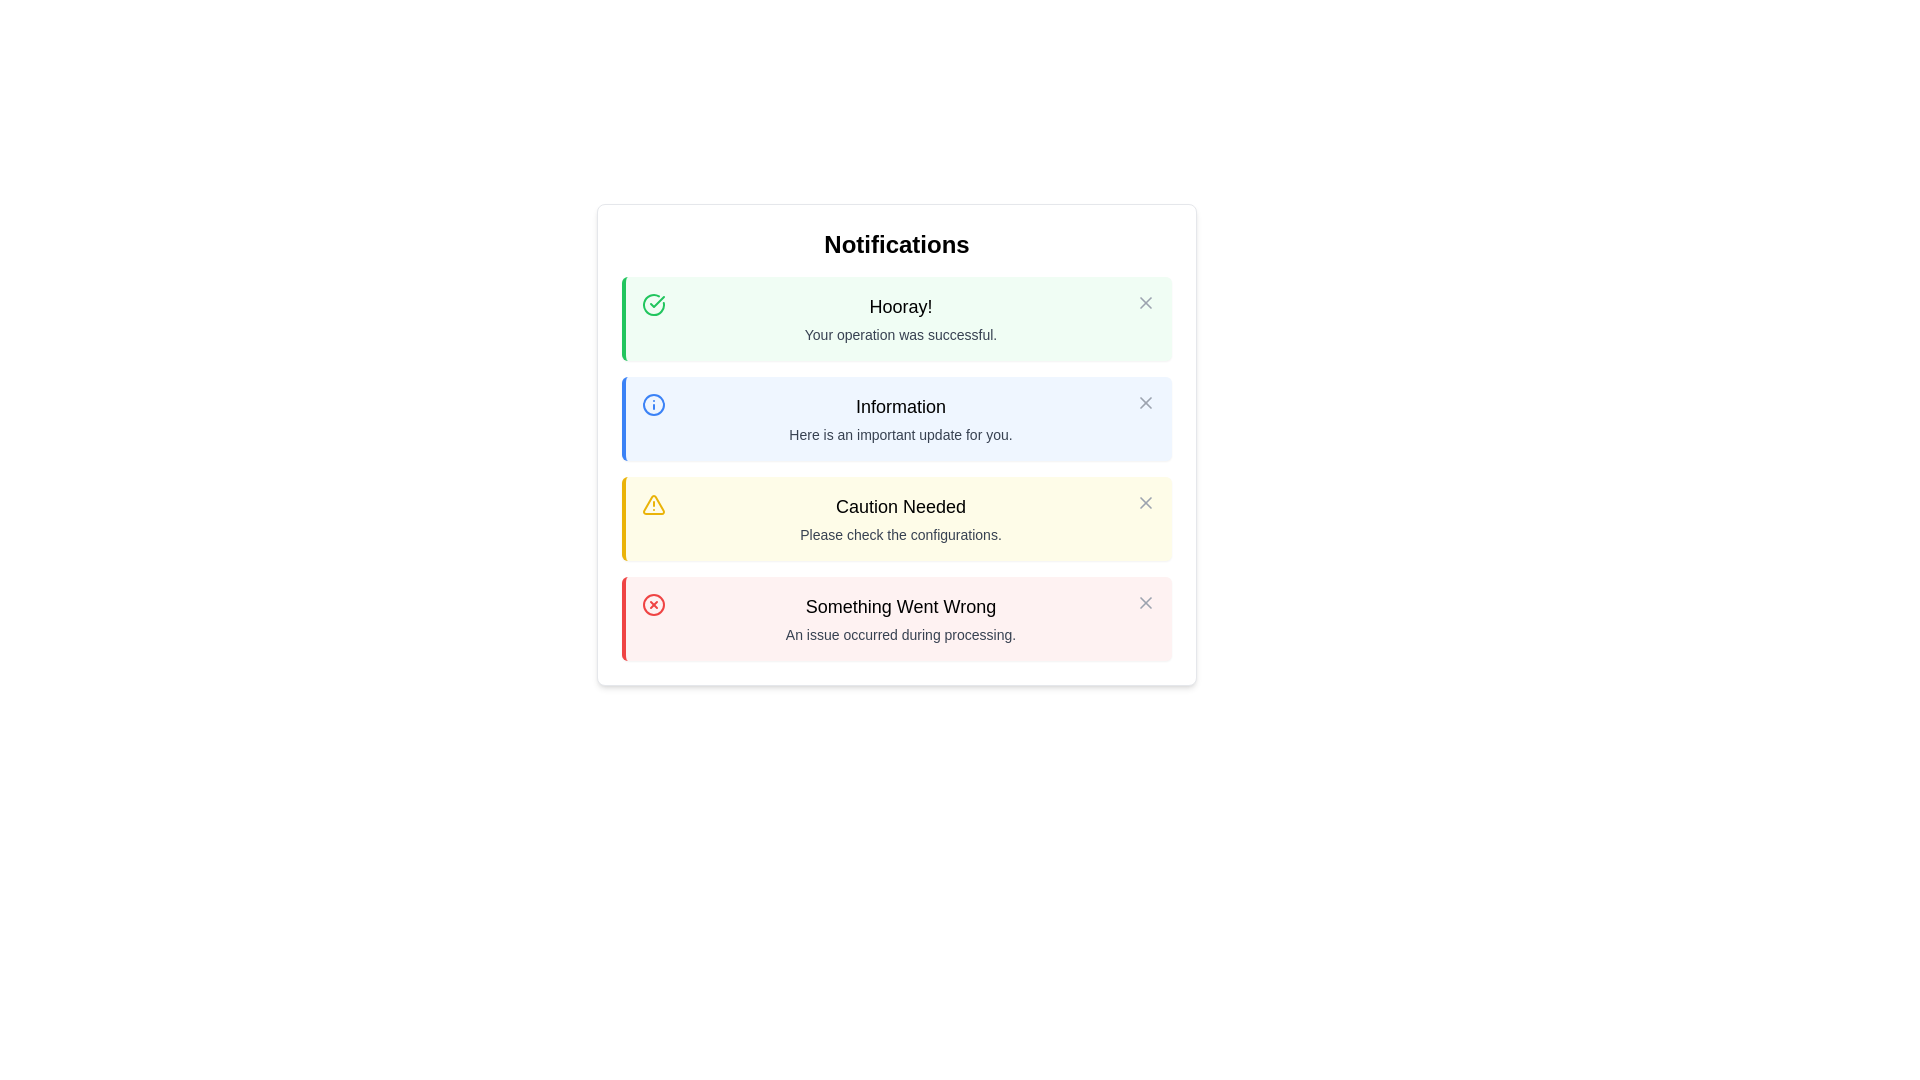  I want to click on the close button located at the top-right corner of the notification box, so click(1146, 303).